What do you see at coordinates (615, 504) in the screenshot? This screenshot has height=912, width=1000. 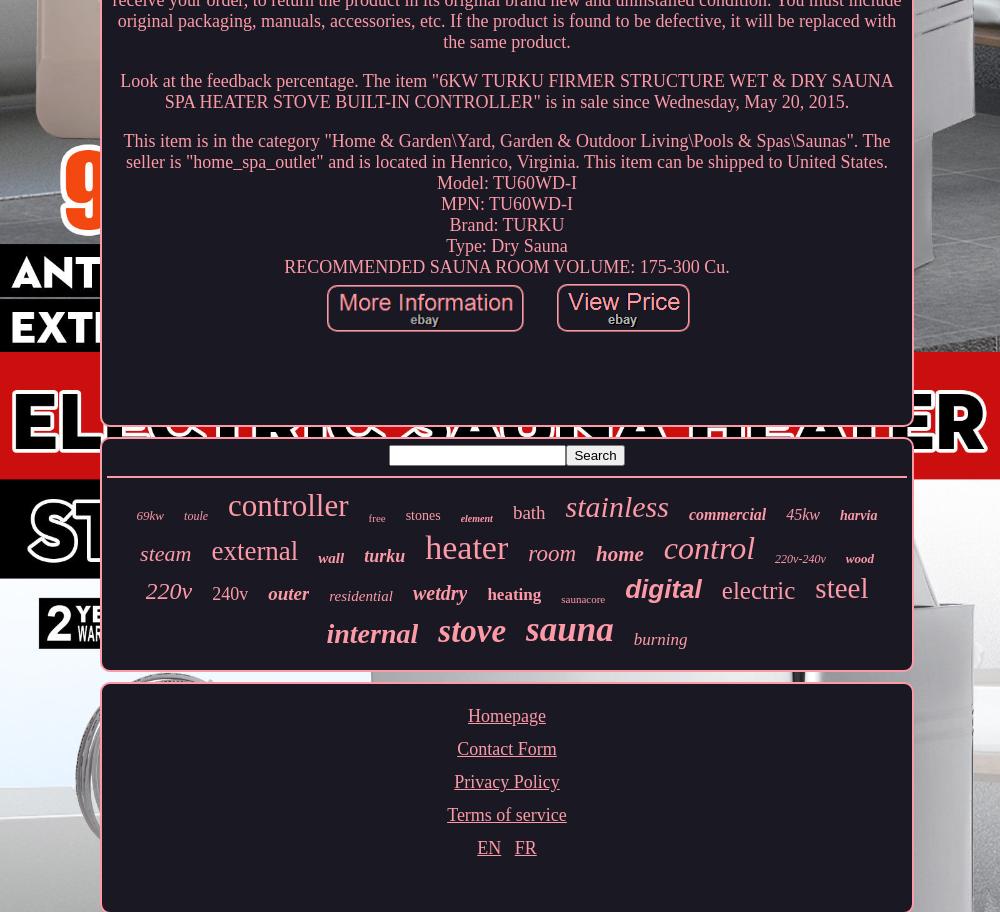 I see `'stainless'` at bounding box center [615, 504].